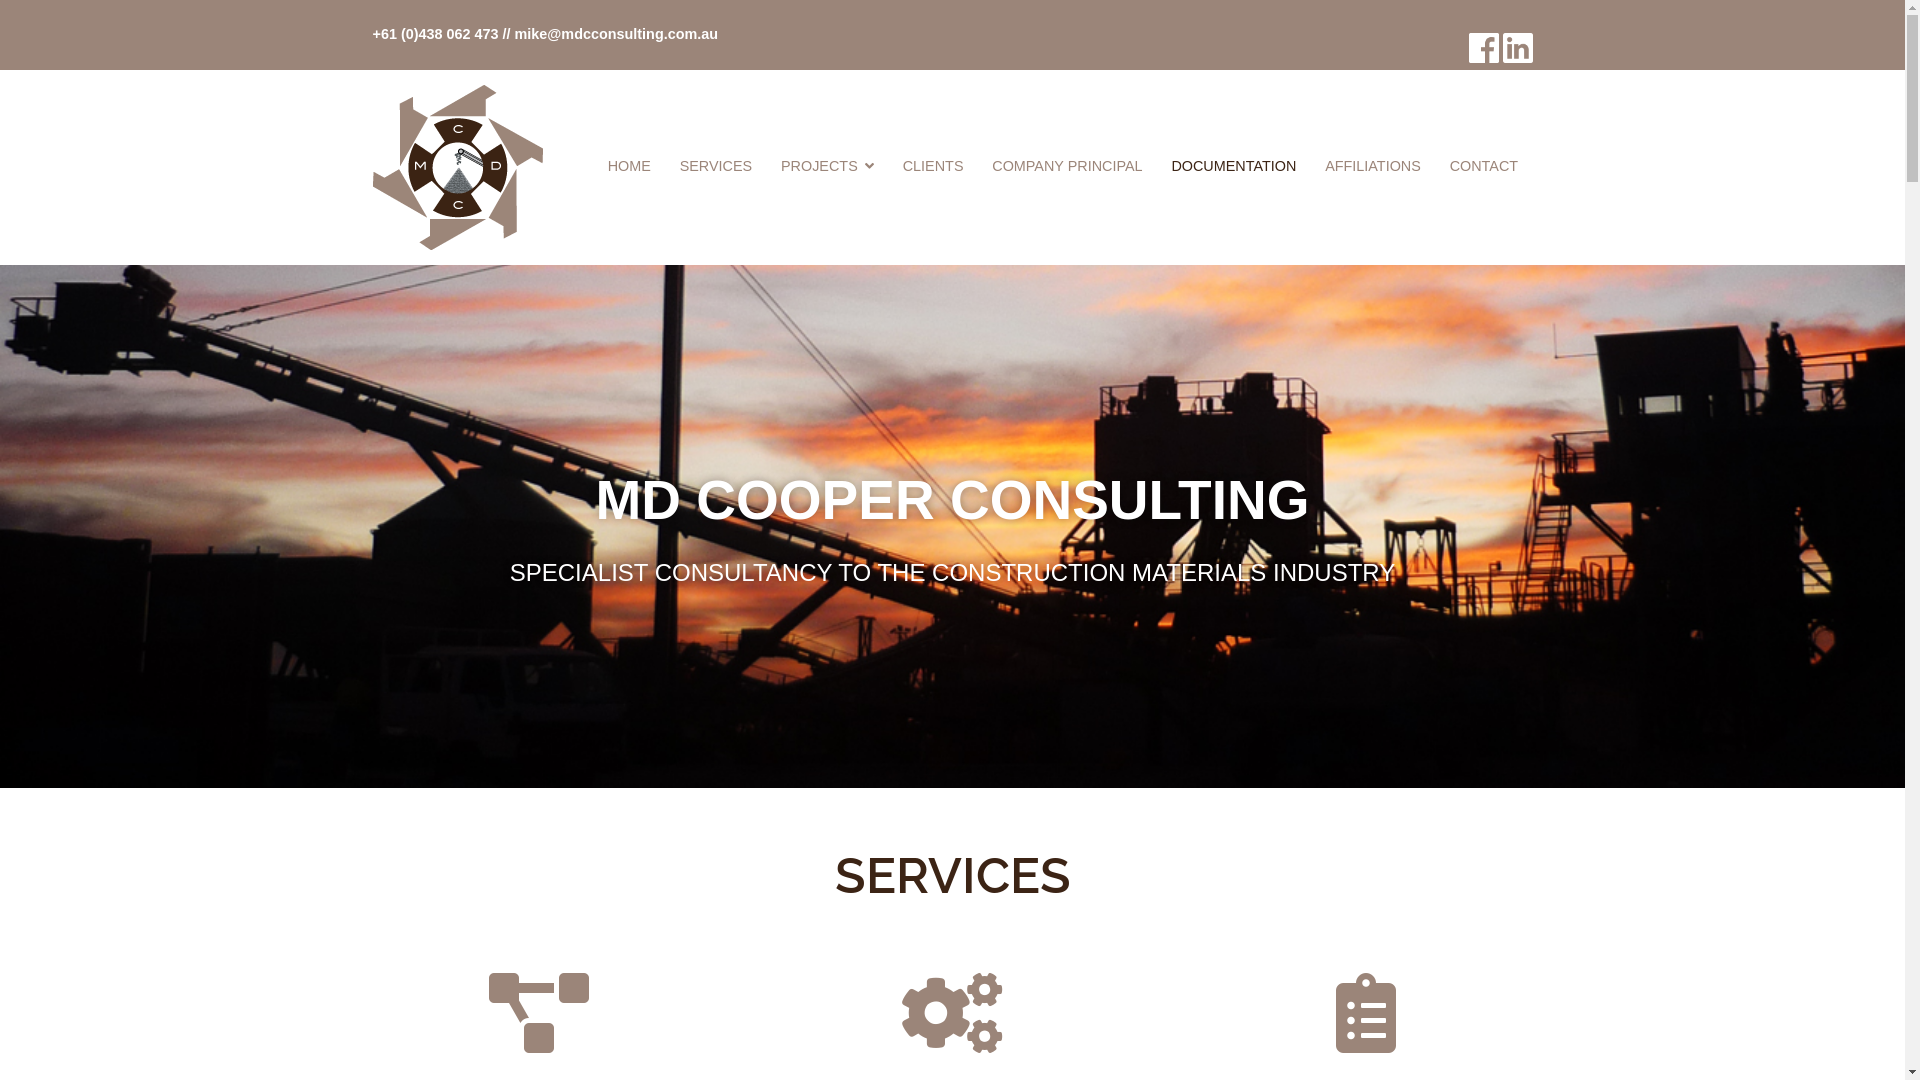 The width and height of the screenshot is (1920, 1080). What do you see at coordinates (628, 165) in the screenshot?
I see `'HOME'` at bounding box center [628, 165].